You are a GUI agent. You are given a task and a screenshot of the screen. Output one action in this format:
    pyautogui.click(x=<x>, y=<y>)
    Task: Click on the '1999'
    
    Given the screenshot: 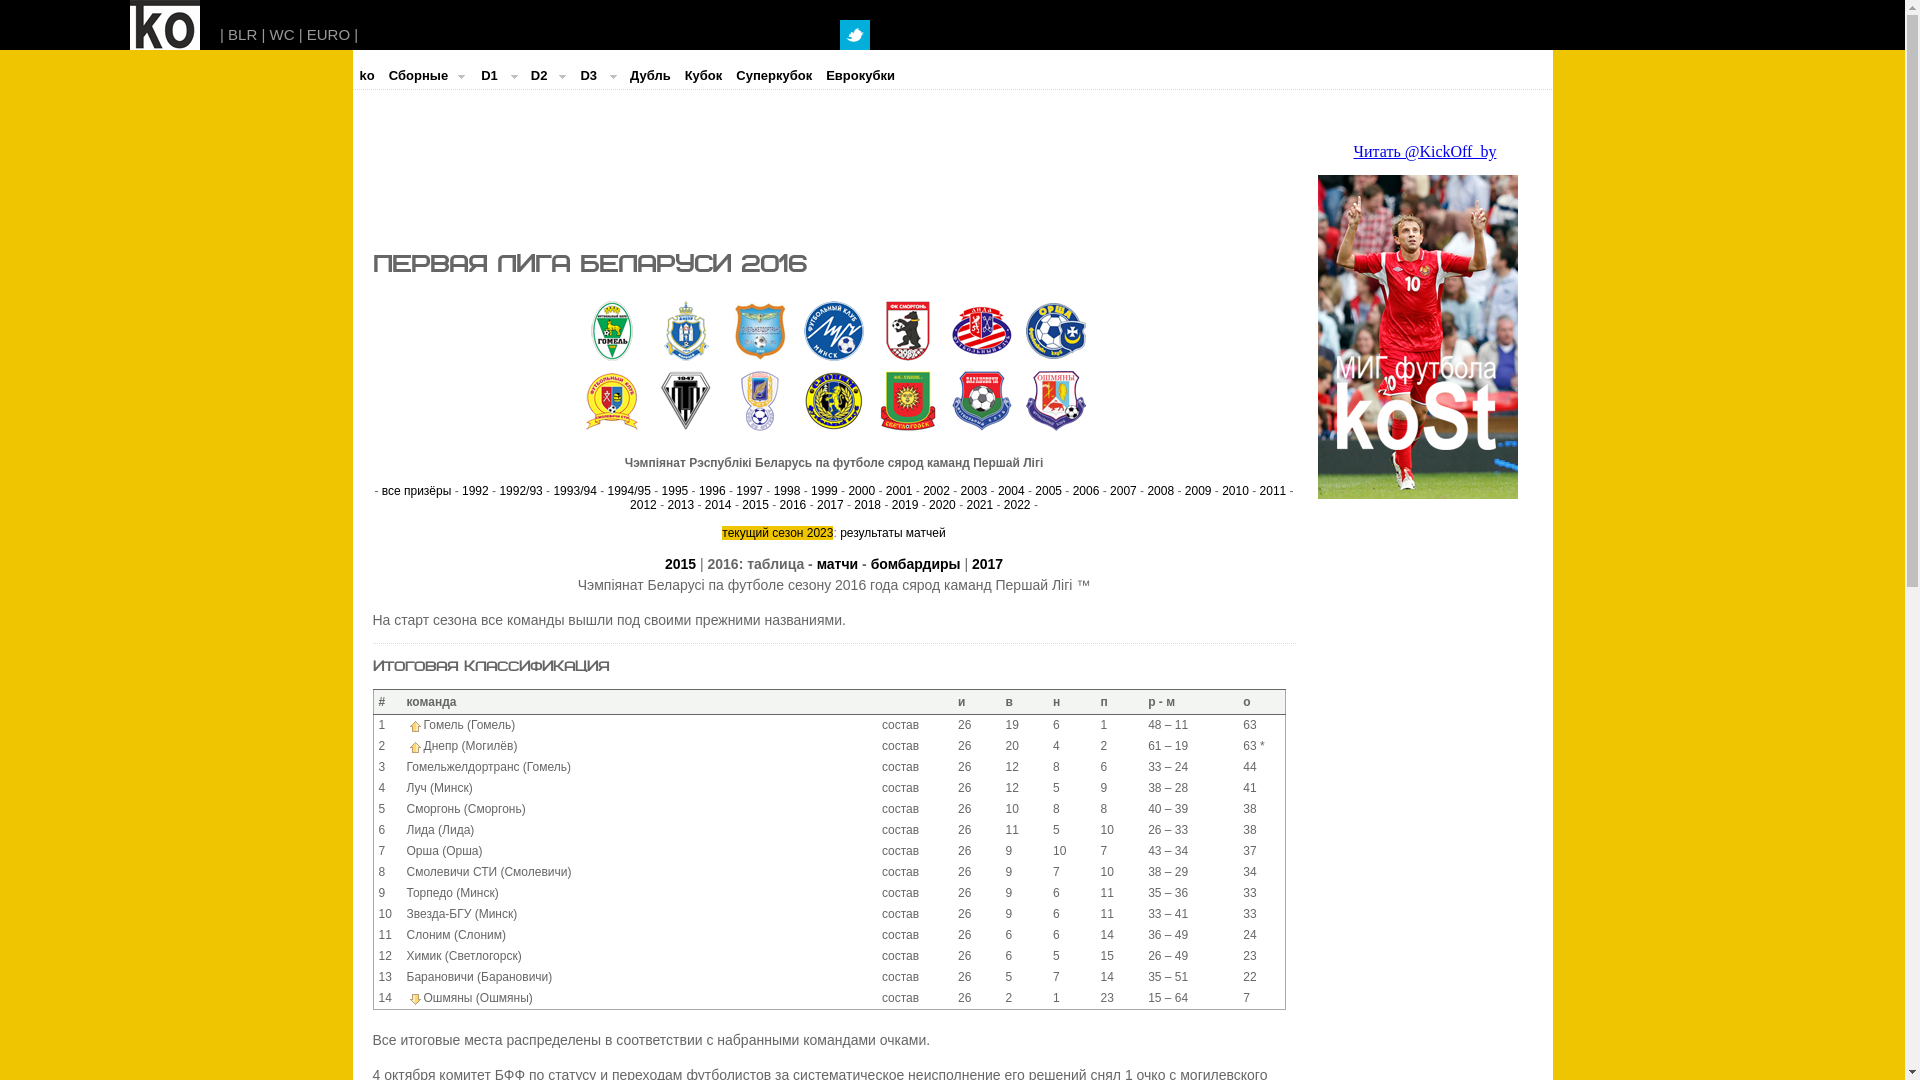 What is the action you would take?
    pyautogui.click(x=824, y=490)
    